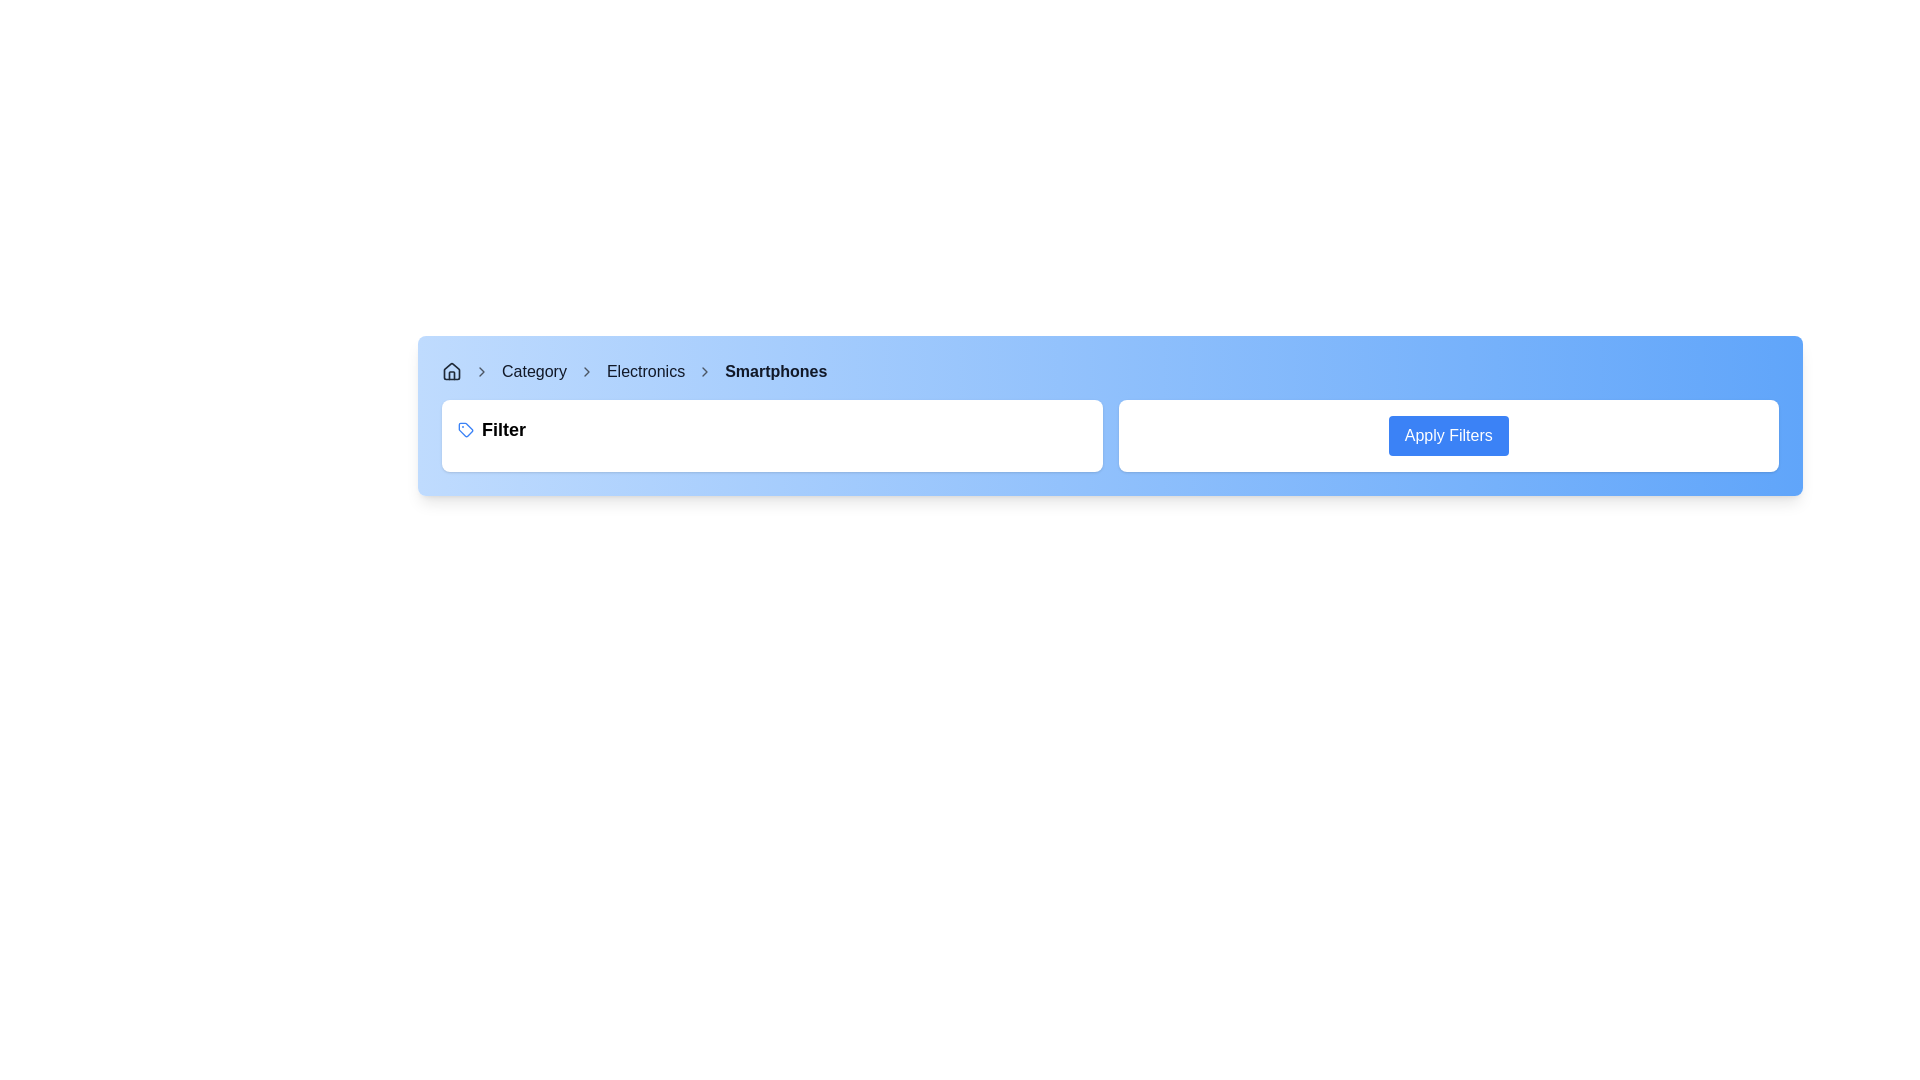 The image size is (1920, 1080). Describe the element at coordinates (481, 371) in the screenshot. I see `the right-facing chevron icon in the breadcrumb navigation bar, which is styled as a minimalist outline in gray and positioned next to the house icon` at that location.